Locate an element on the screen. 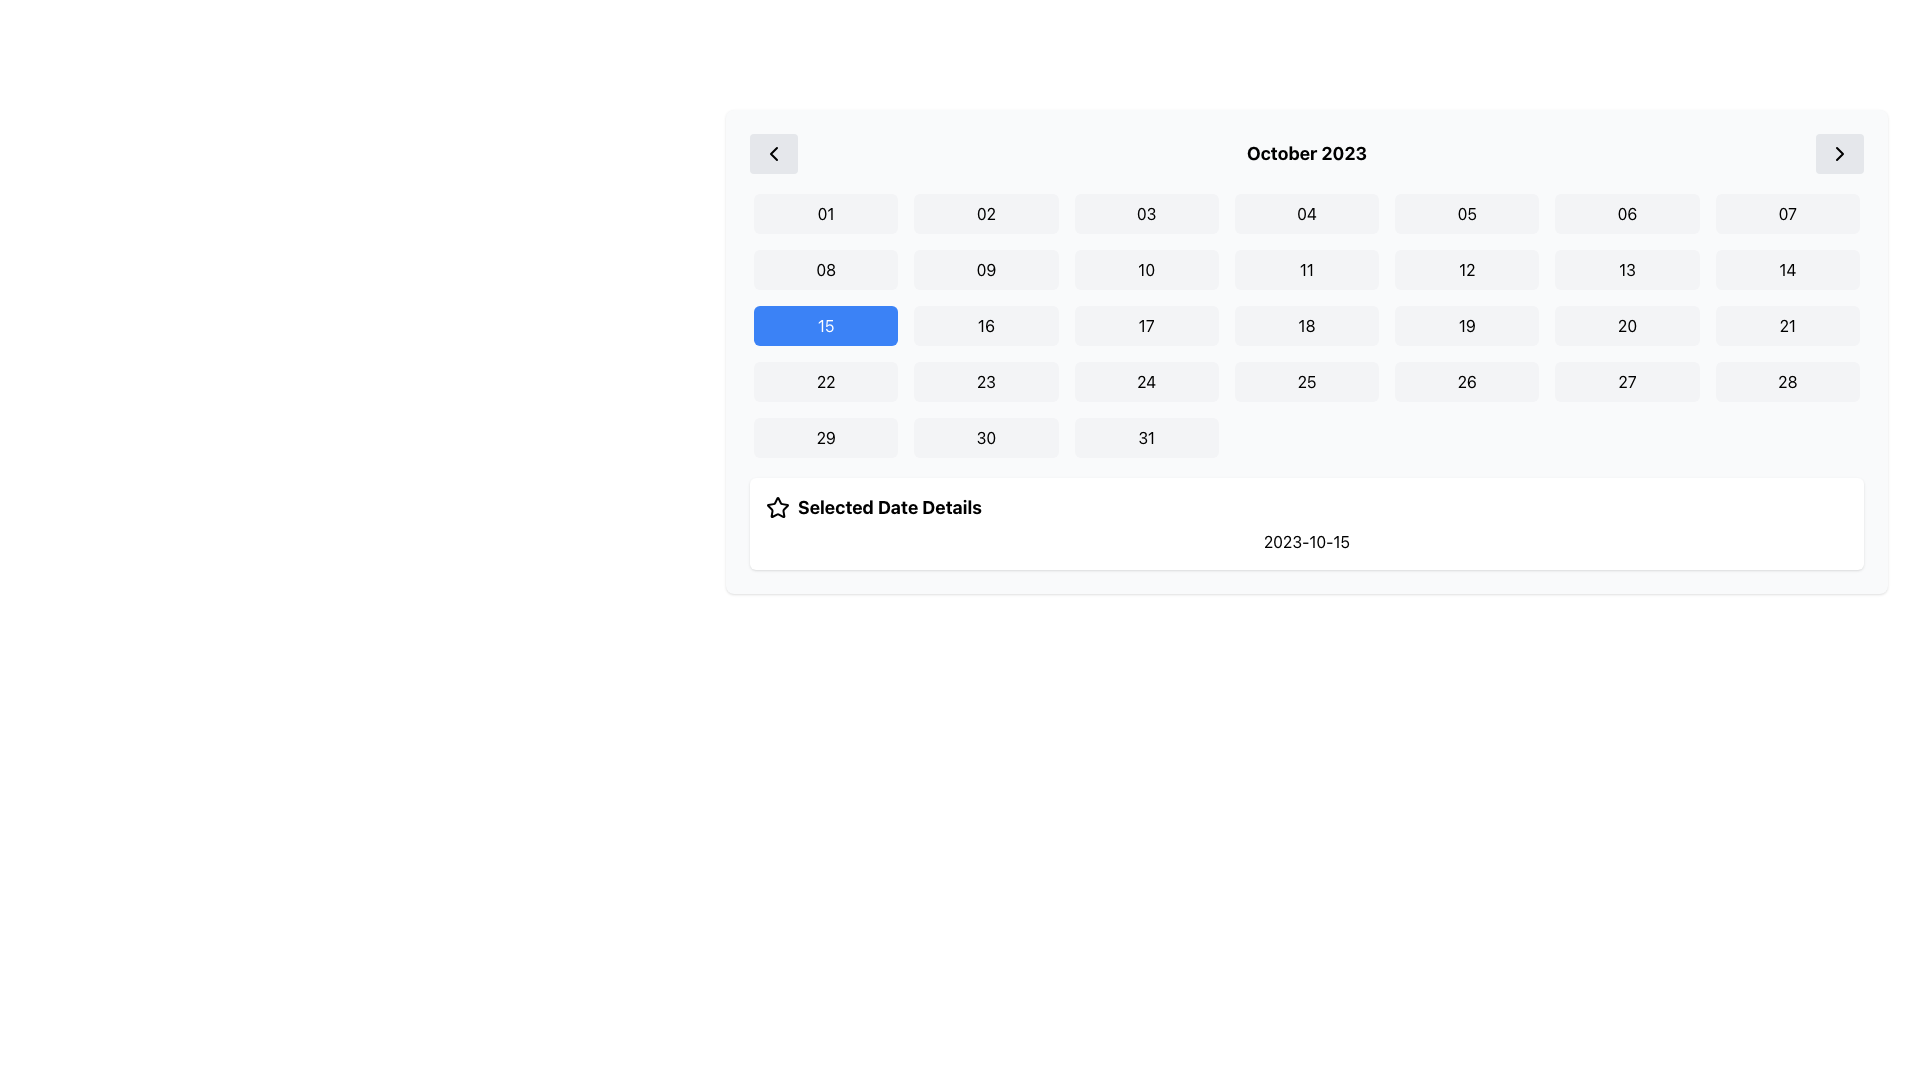  the chevron arrow icon located inside the rounded rectangular button at the top-left of the date picker interface is located at coordinates (772, 153).